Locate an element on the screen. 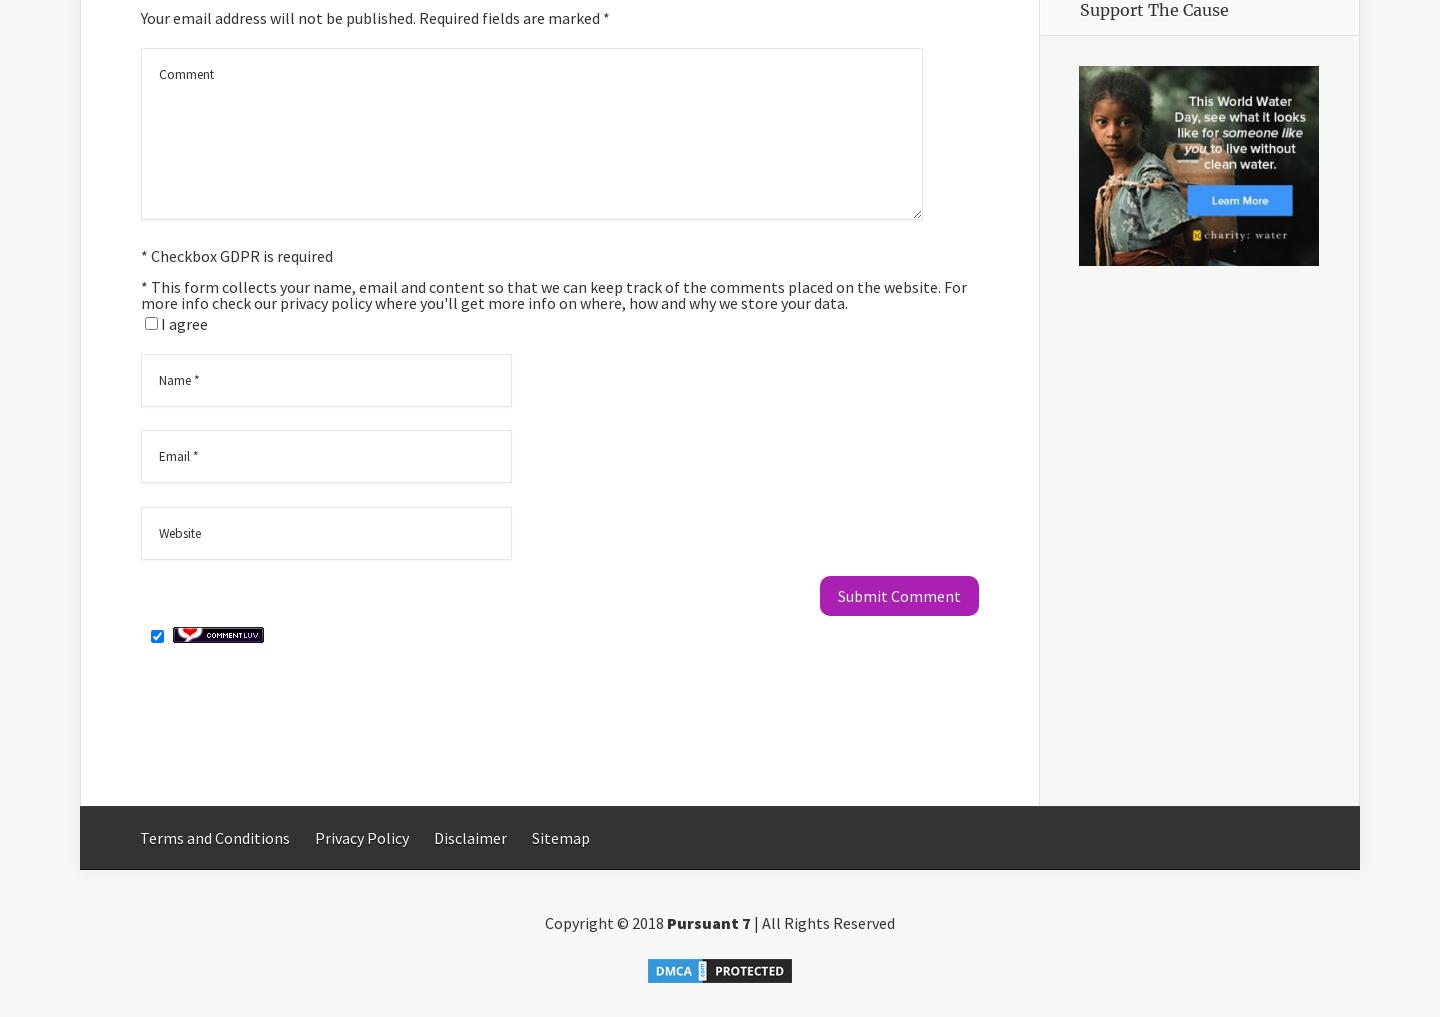 This screenshot has height=1017, width=1440. 'Disclaimer' is located at coordinates (434, 837).